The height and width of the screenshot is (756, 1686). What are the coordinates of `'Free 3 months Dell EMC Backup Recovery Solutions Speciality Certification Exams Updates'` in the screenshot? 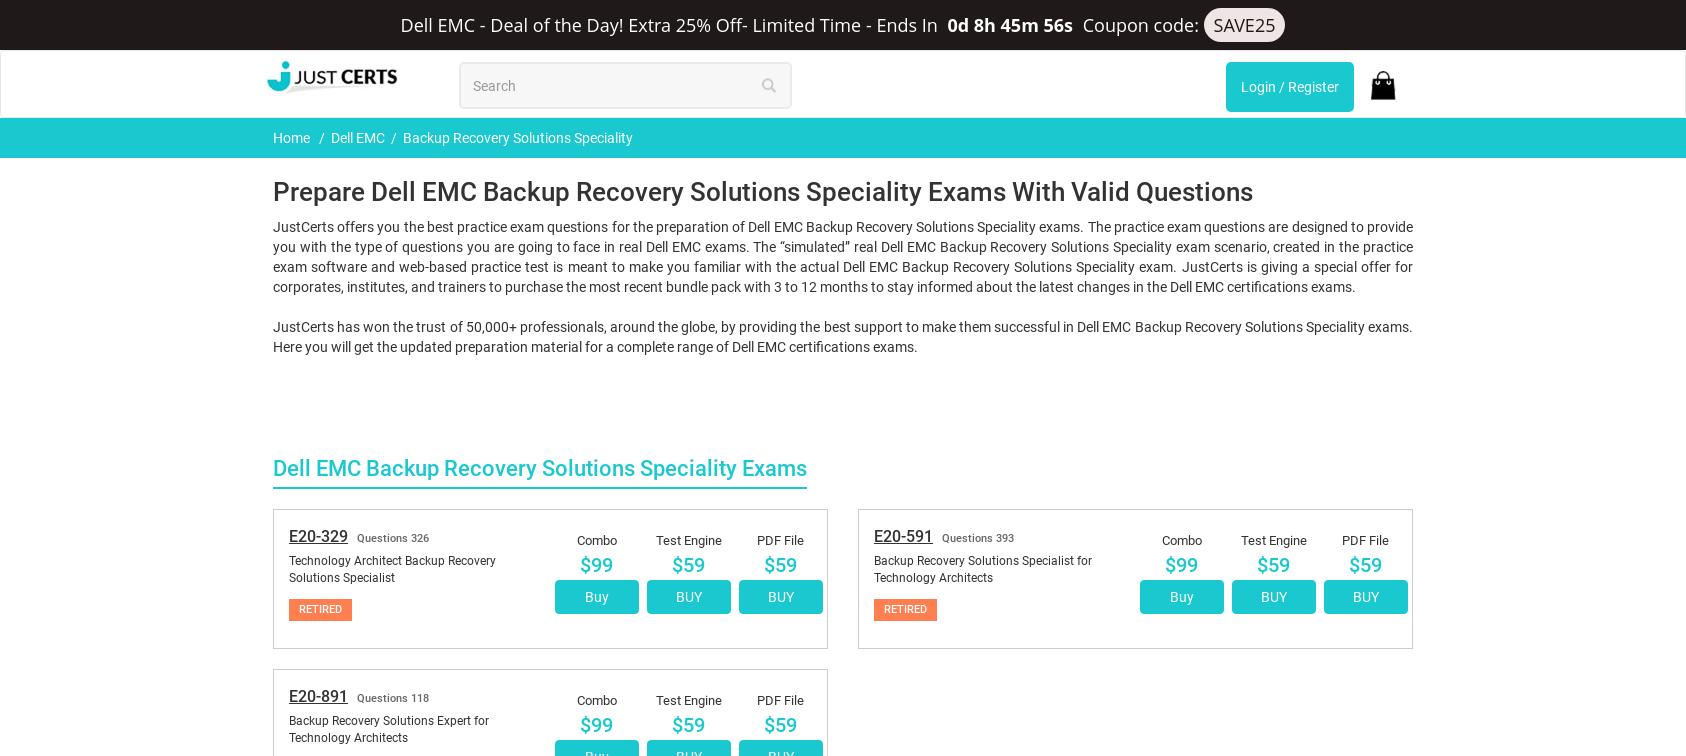 It's located at (1147, 723).